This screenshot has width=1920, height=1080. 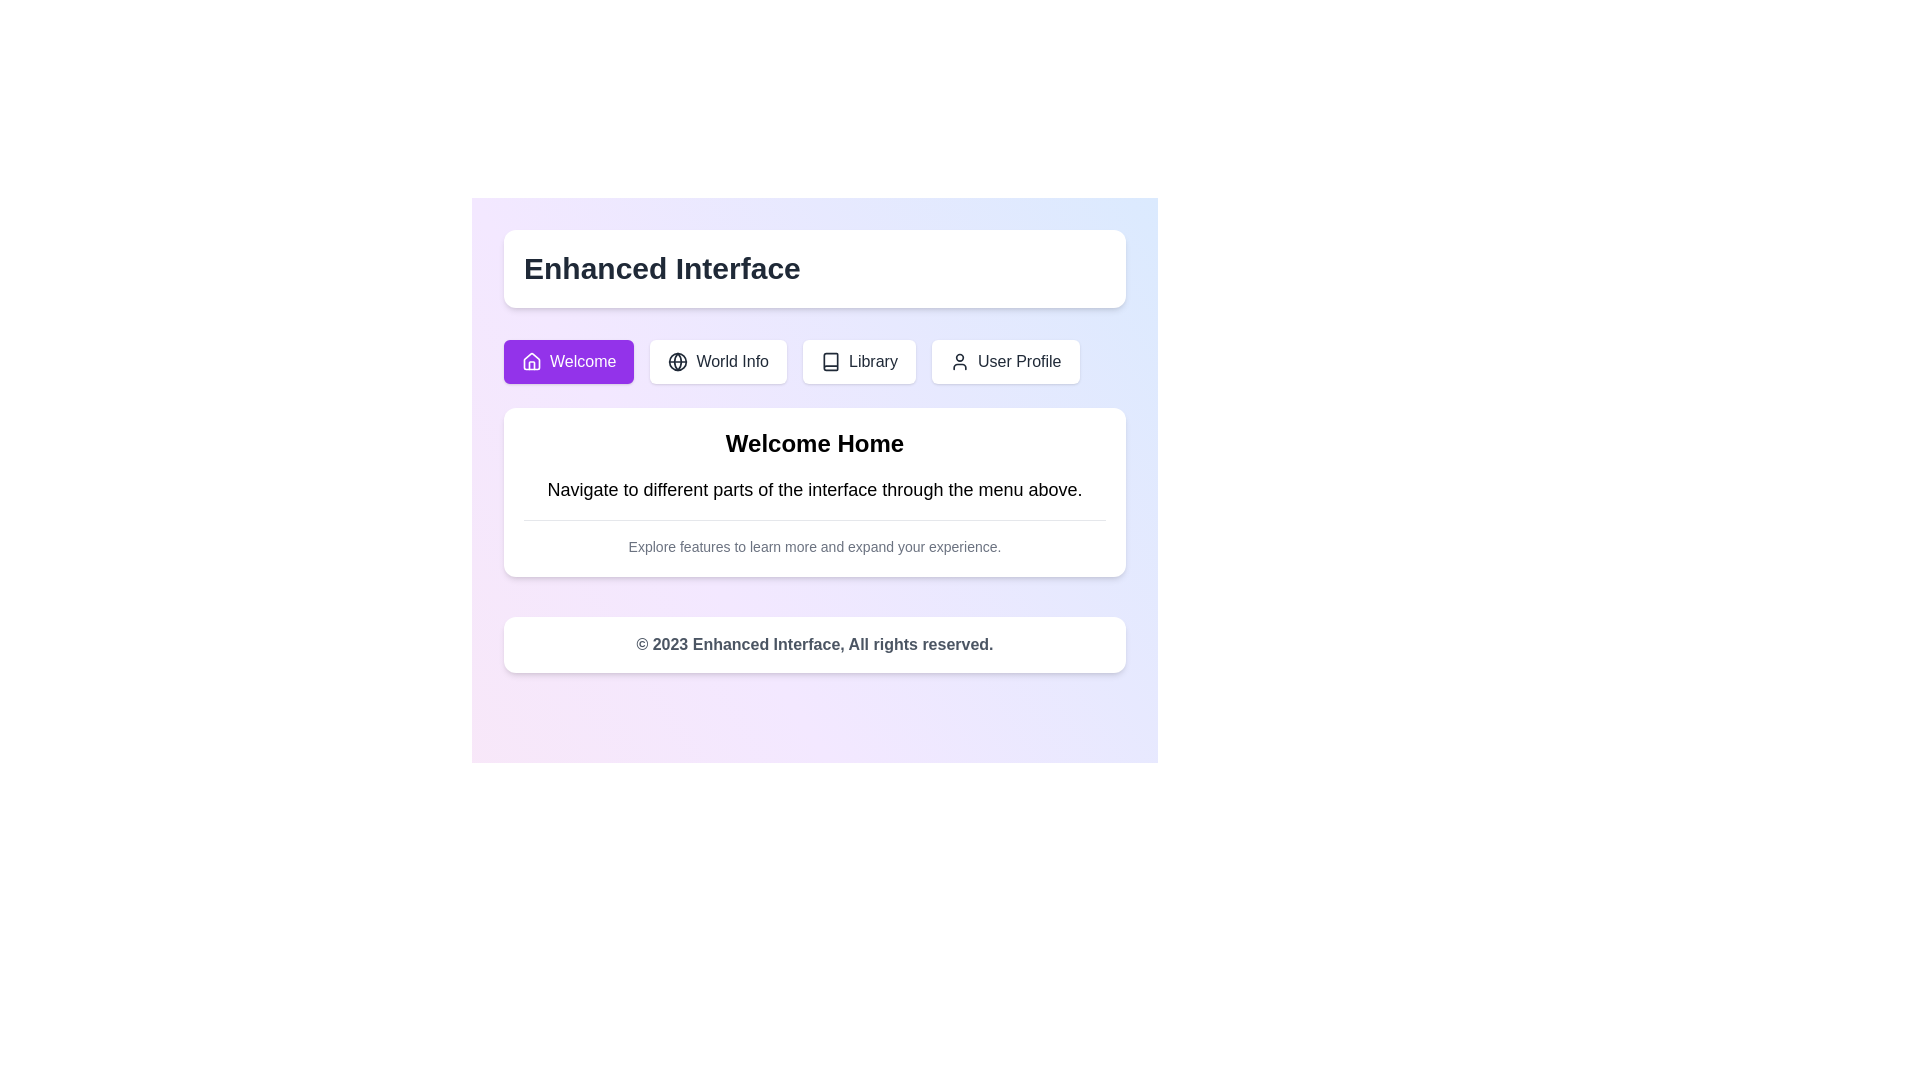 I want to click on the SVG book icon located to the left of the 'Library' text label in the interactive menu section of the web interface, so click(x=830, y=361).